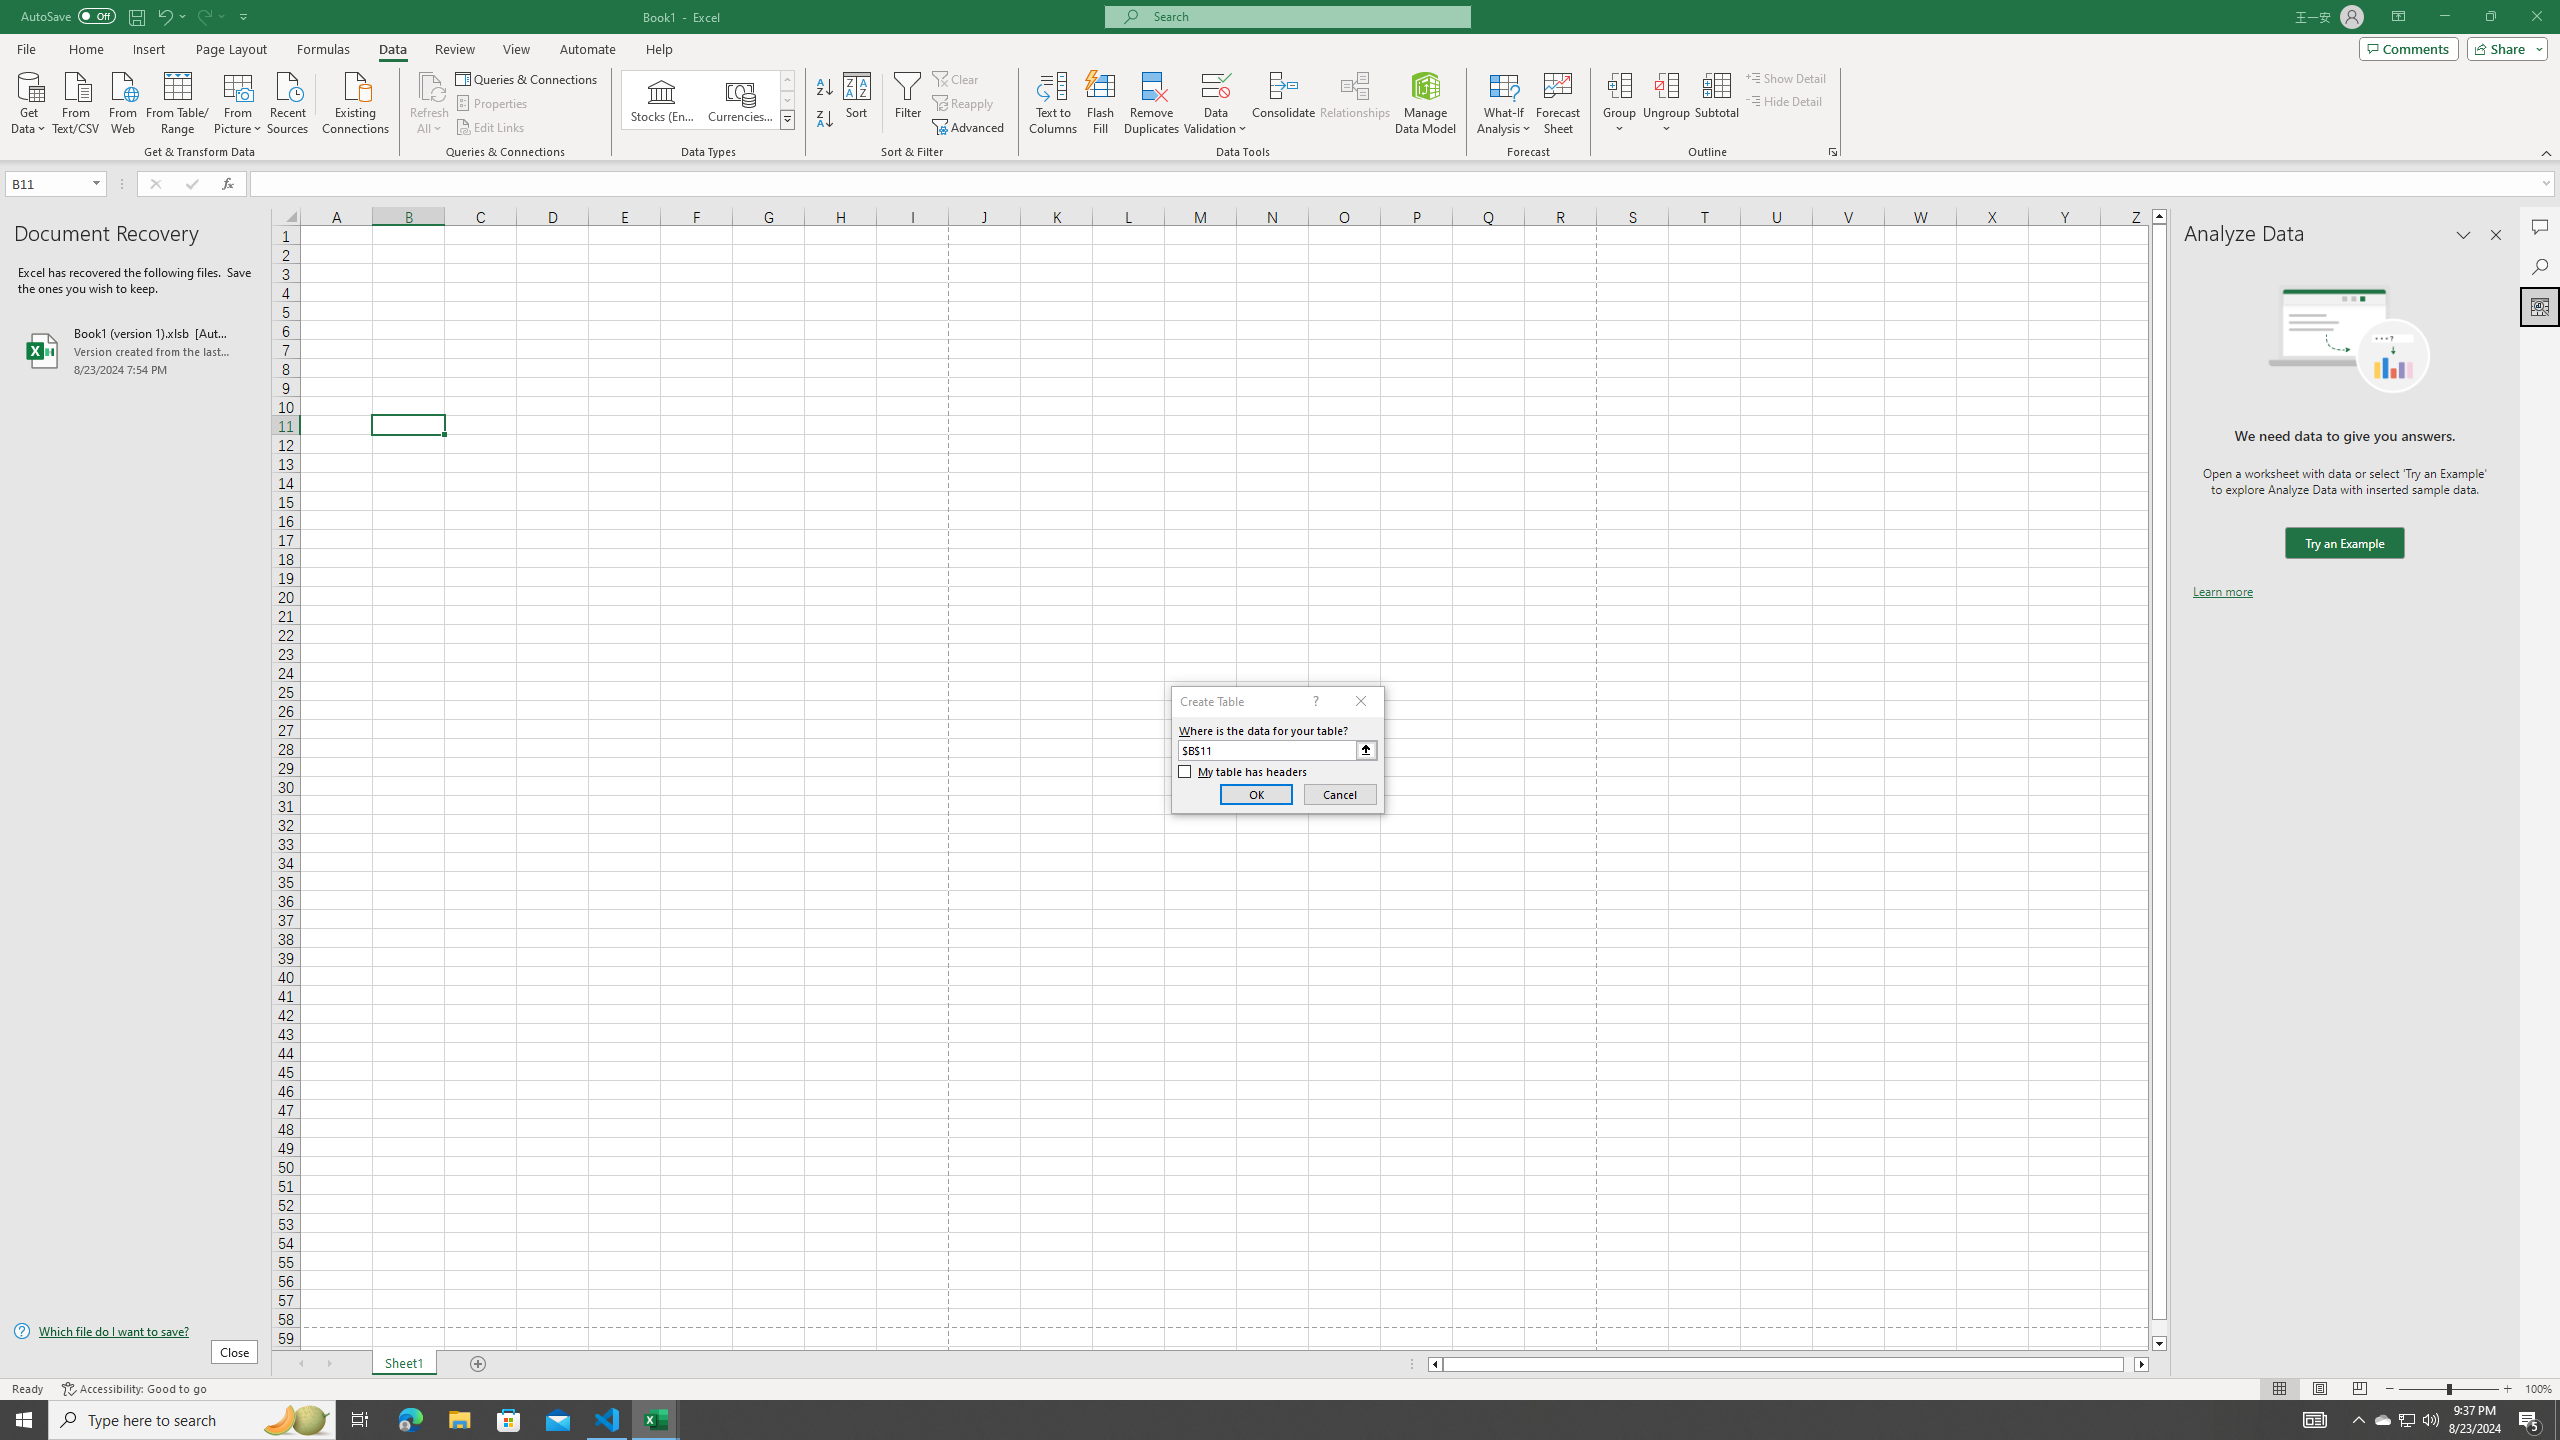  Describe the element at coordinates (1424, 103) in the screenshot. I see `'Manage Data Model'` at that location.